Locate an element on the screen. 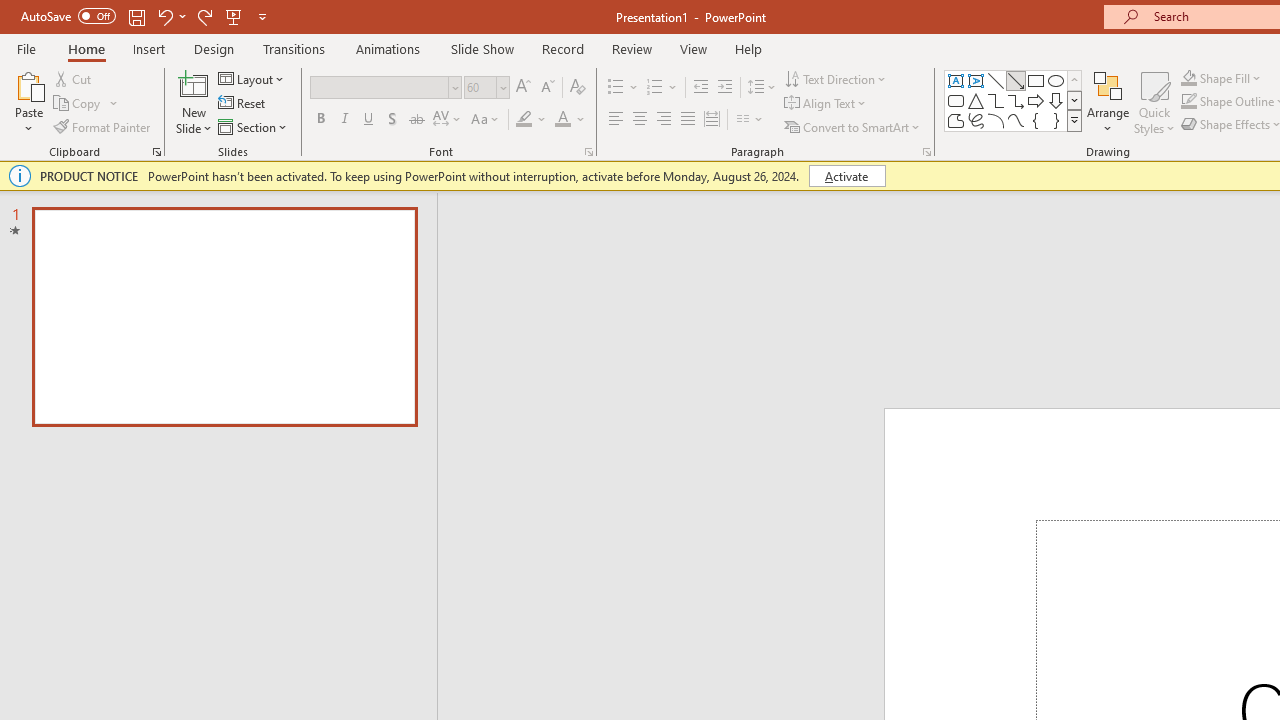 This screenshot has height=720, width=1280. 'Activate' is located at coordinates (847, 175).